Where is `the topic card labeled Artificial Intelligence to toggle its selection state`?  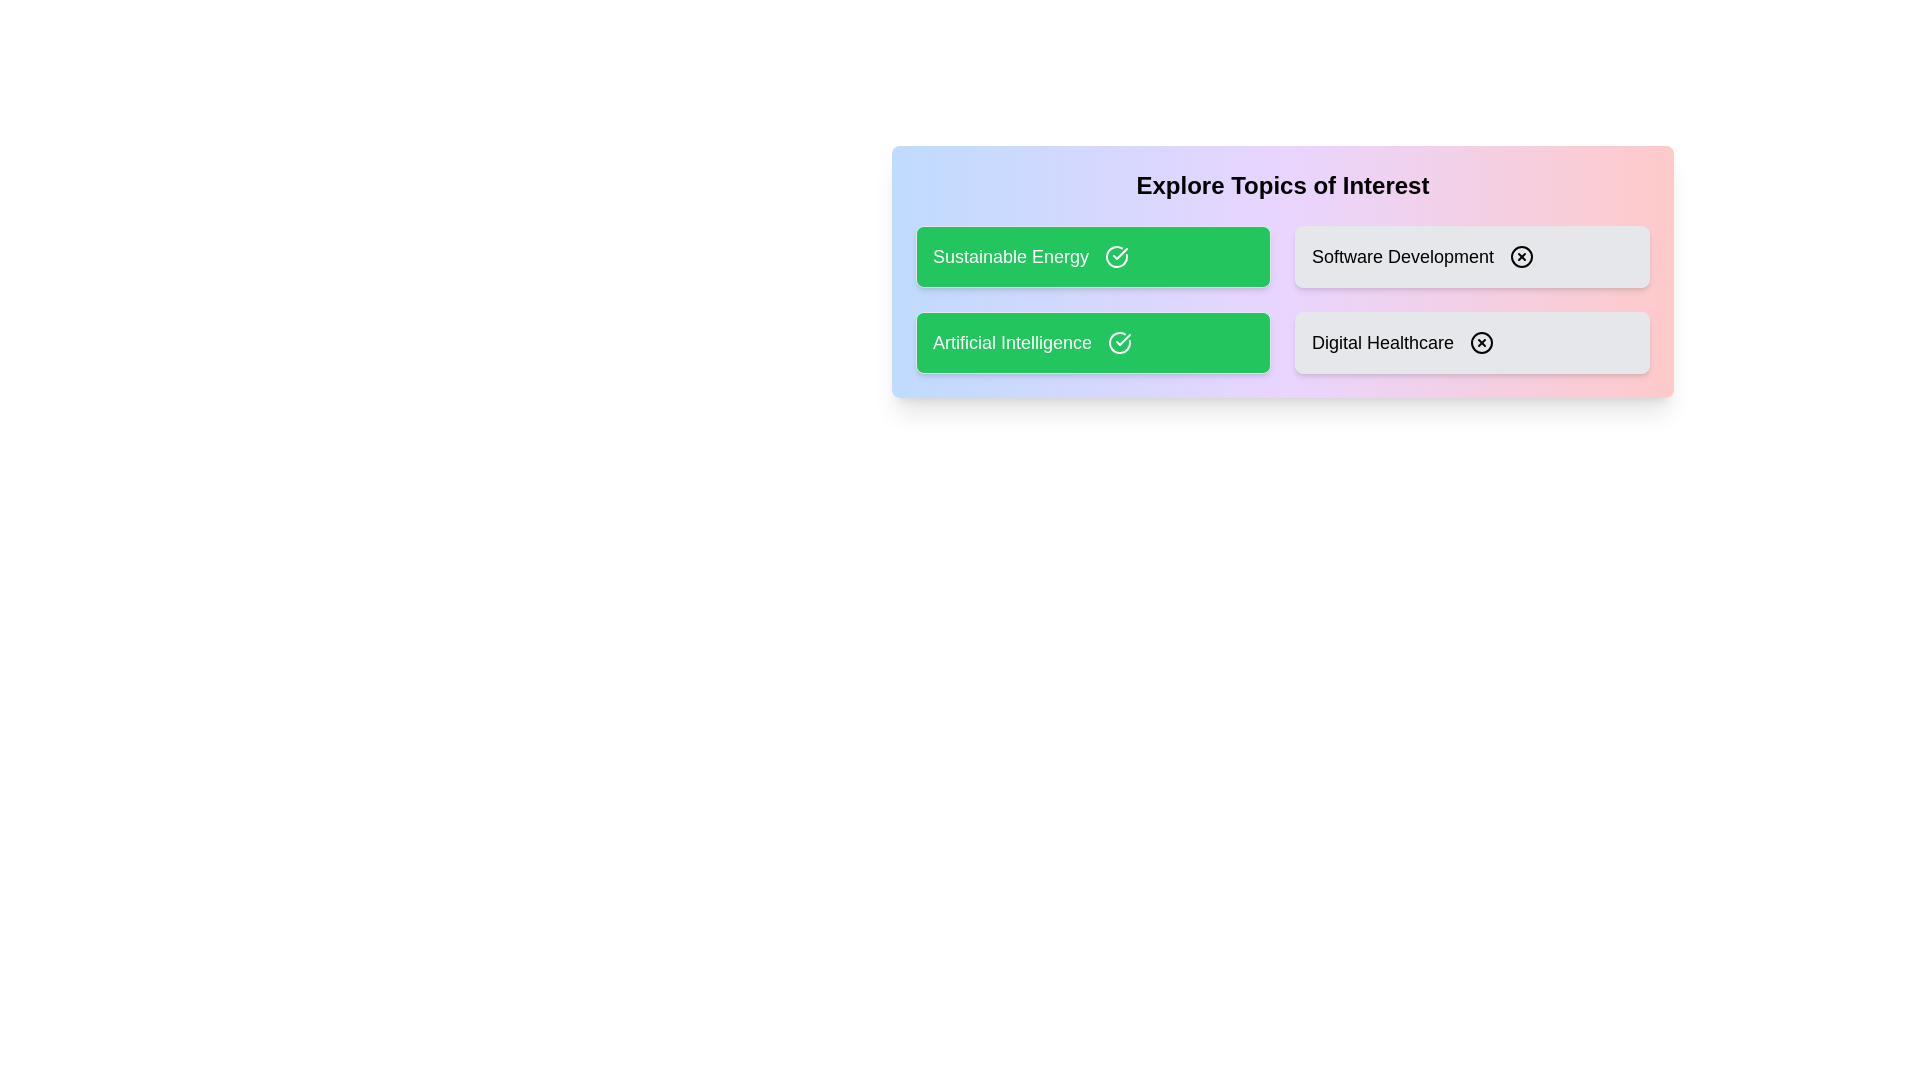
the topic card labeled Artificial Intelligence to toggle its selection state is located at coordinates (1092, 342).